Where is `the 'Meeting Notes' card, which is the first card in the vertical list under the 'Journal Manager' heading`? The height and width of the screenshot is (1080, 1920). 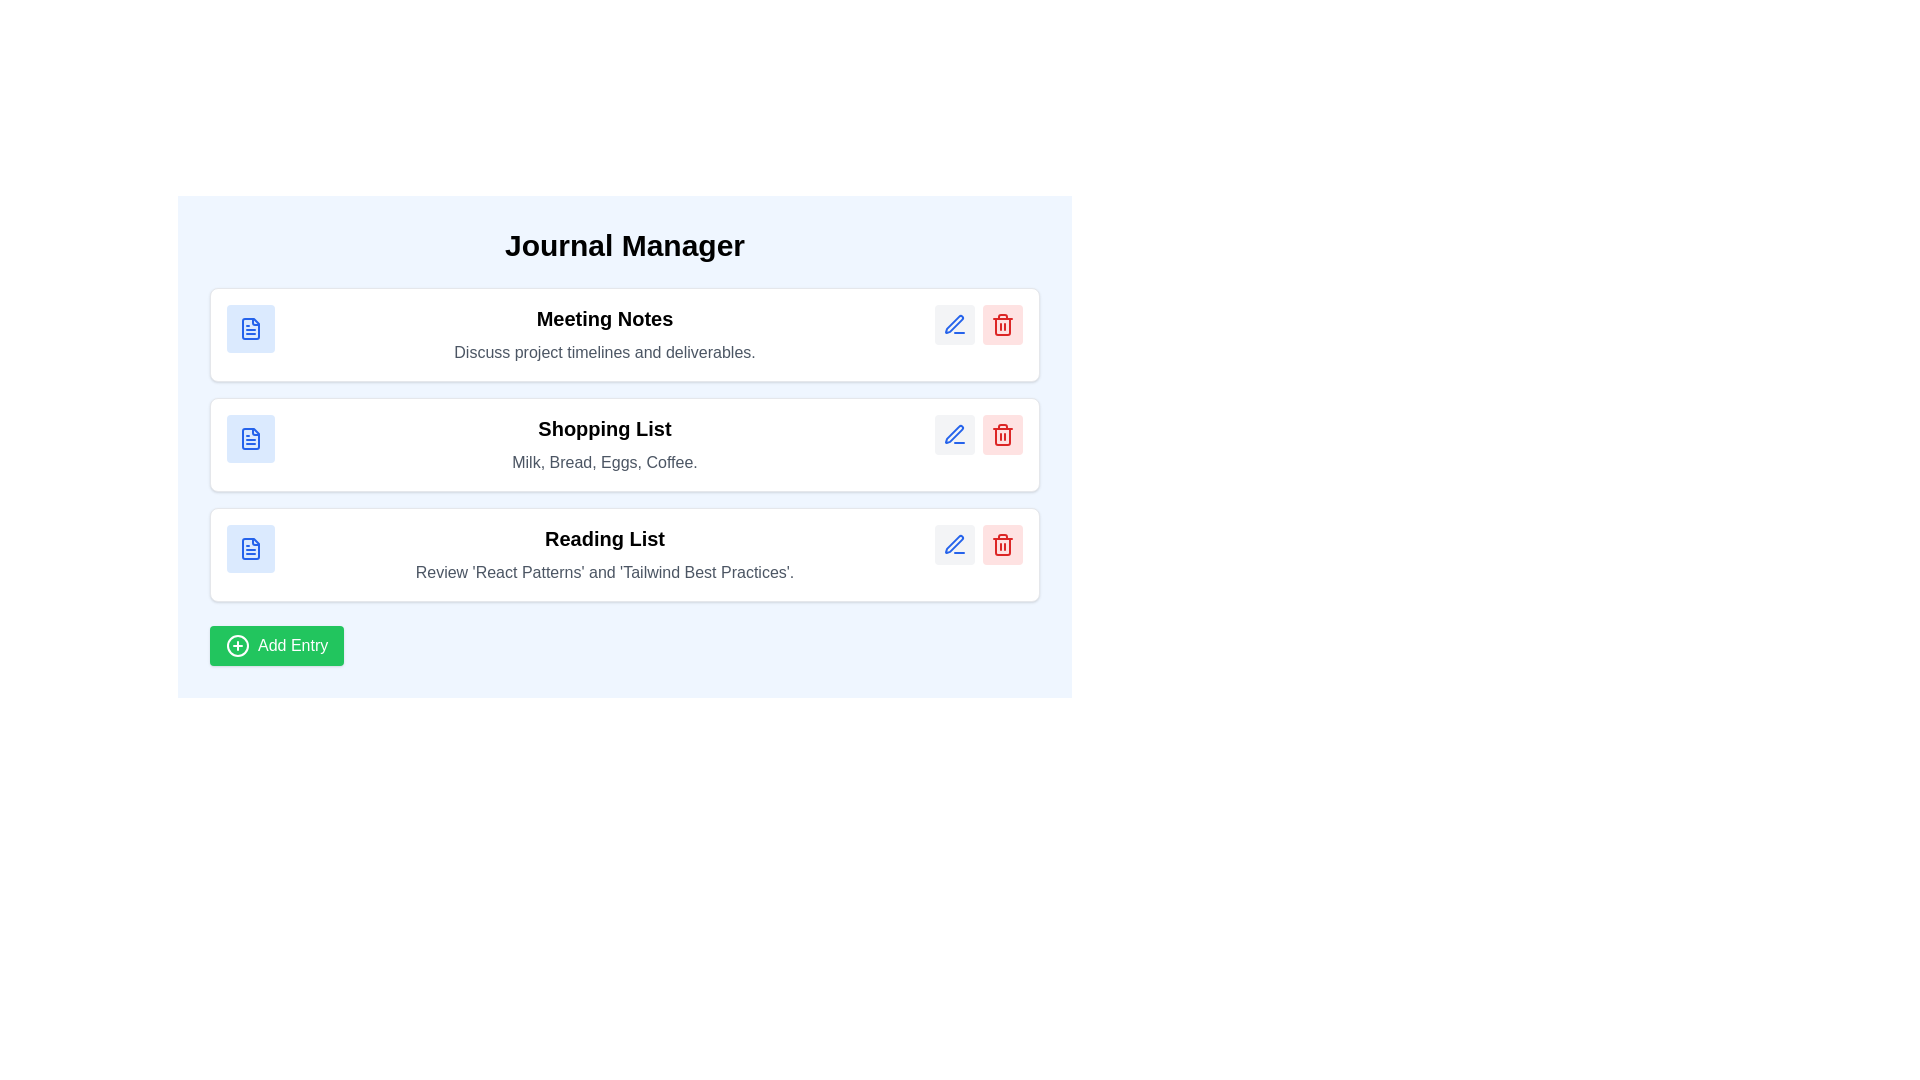 the 'Meeting Notes' card, which is the first card in the vertical list under the 'Journal Manager' heading is located at coordinates (623, 334).